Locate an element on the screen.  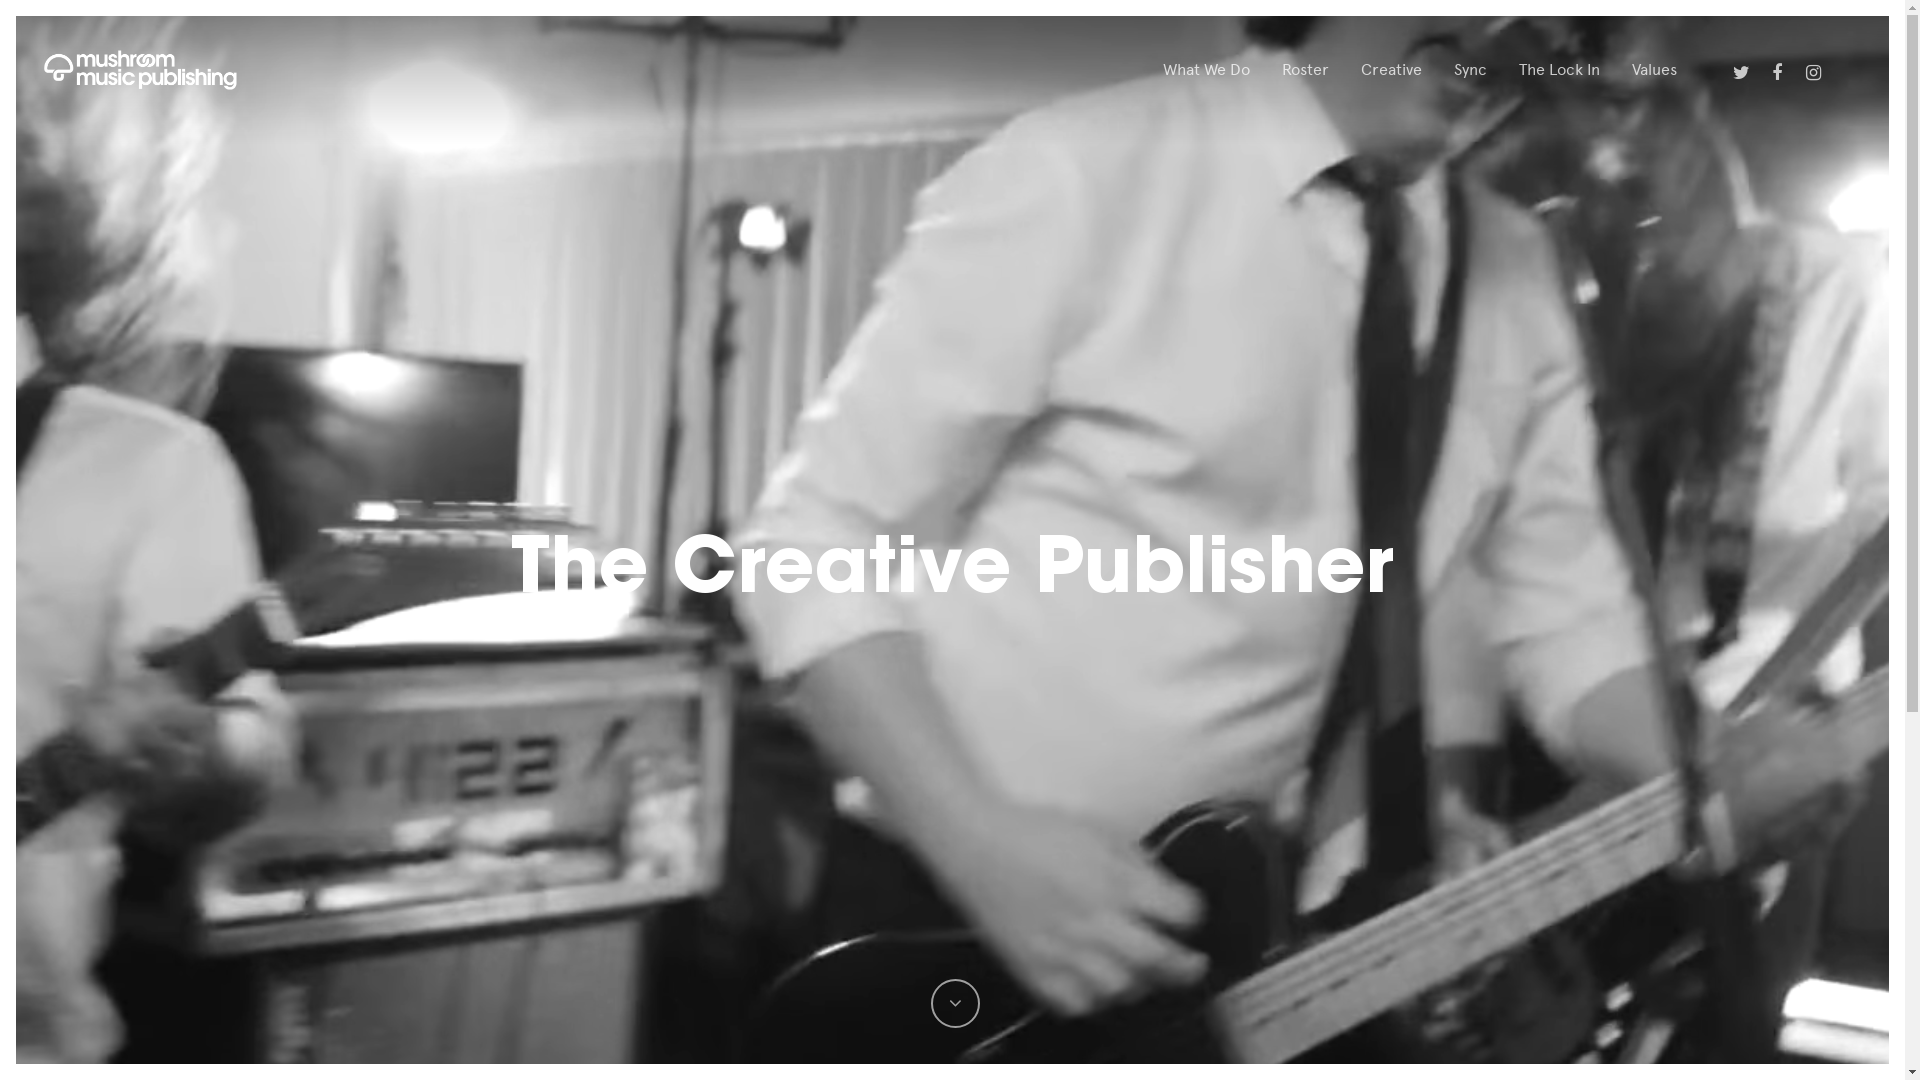
'Roster' is located at coordinates (1281, 68).